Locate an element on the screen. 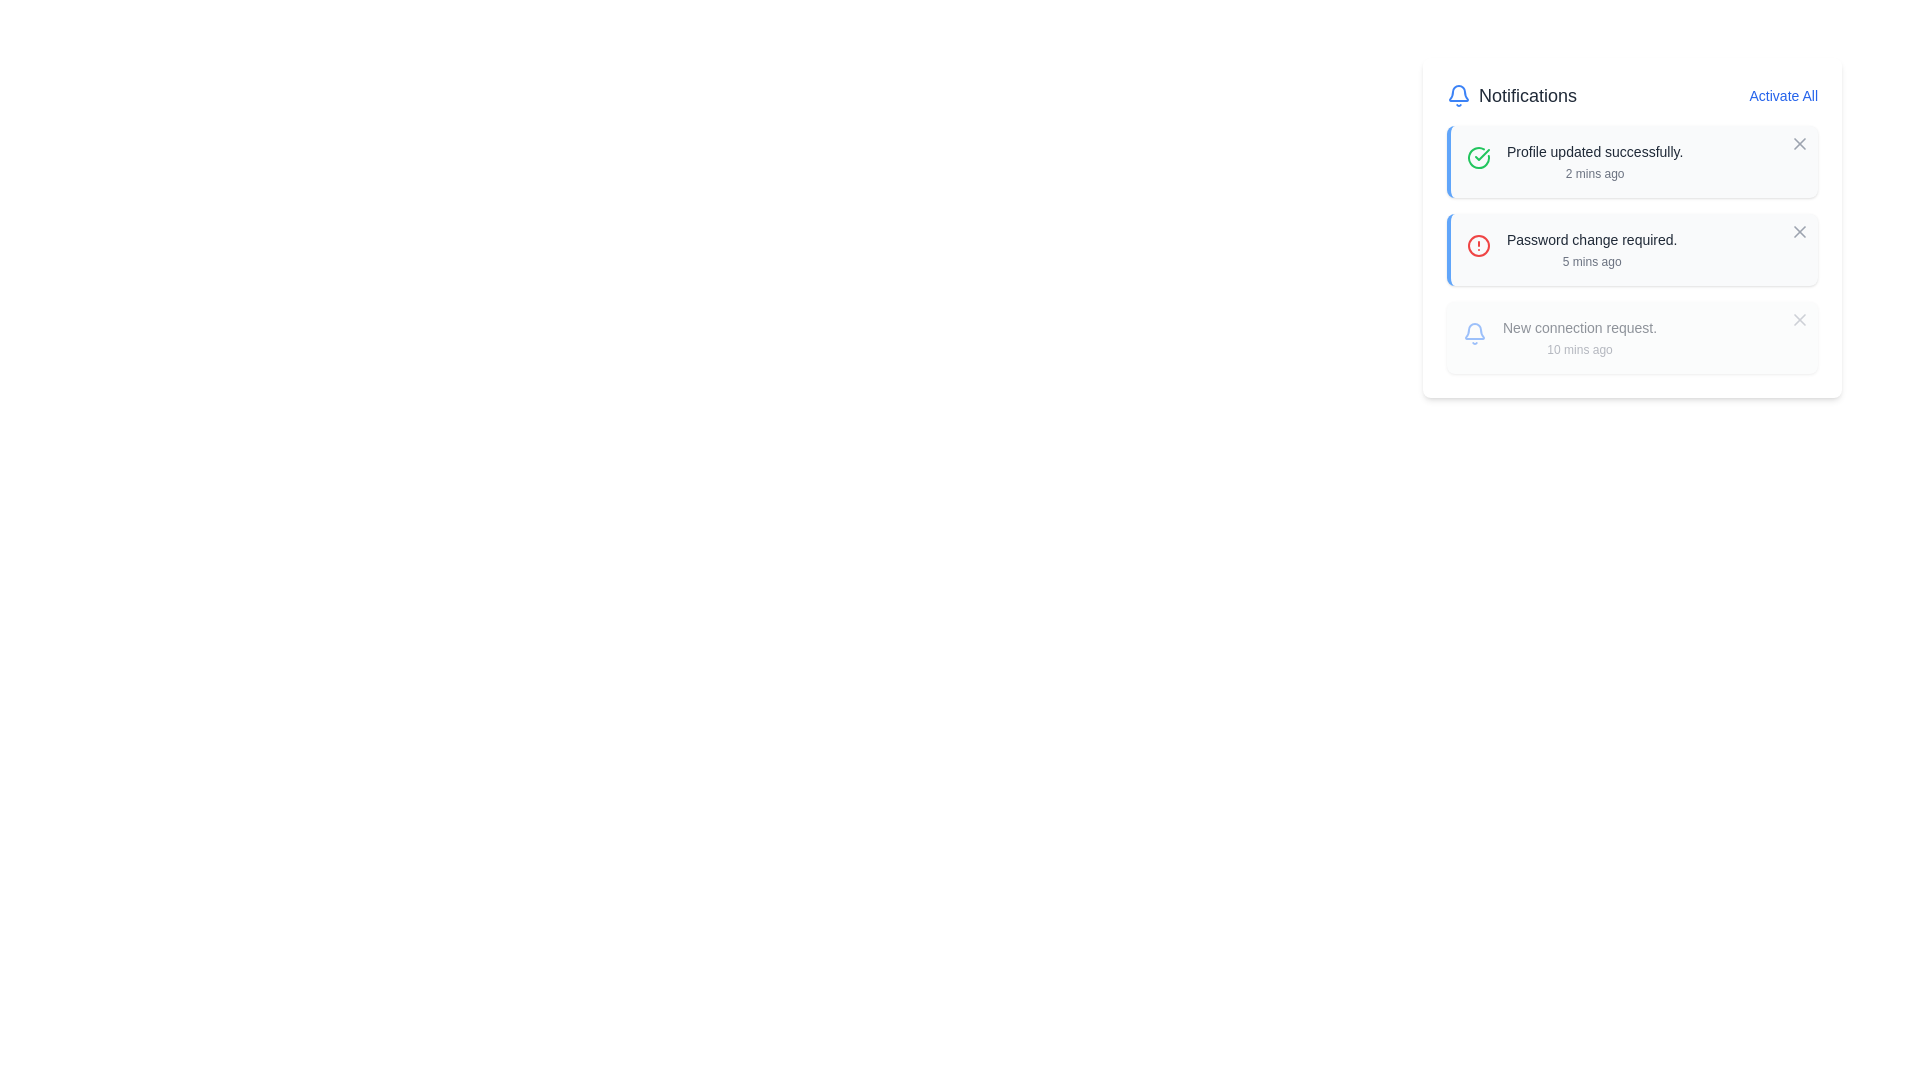  the text label that serves as a notification message indicating a successful profile update, which is the first item in the notifications panel, positioned above the '2 mins ago' text is located at coordinates (1594, 150).